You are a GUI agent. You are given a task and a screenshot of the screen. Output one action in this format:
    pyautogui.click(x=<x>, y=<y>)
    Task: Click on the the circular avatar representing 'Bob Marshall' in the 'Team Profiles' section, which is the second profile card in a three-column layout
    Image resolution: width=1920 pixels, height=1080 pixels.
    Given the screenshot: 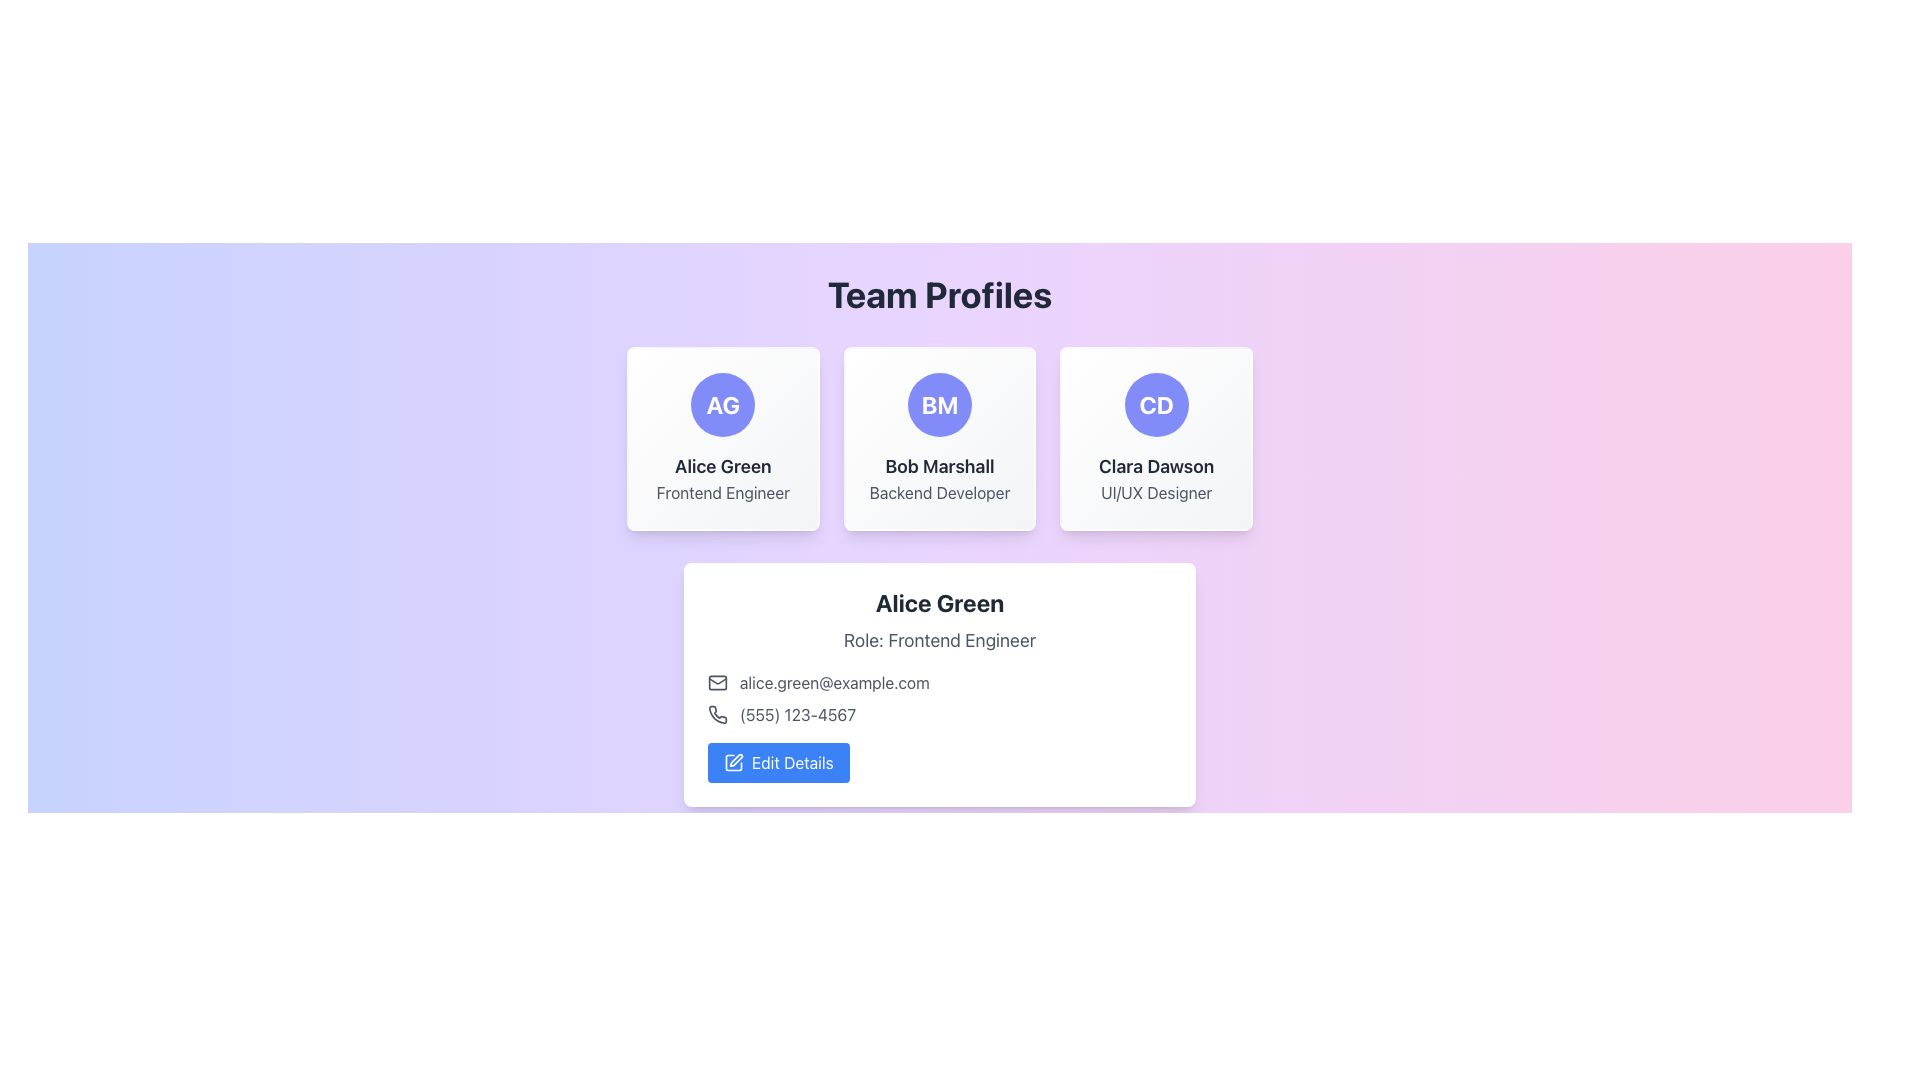 What is the action you would take?
    pyautogui.click(x=939, y=405)
    